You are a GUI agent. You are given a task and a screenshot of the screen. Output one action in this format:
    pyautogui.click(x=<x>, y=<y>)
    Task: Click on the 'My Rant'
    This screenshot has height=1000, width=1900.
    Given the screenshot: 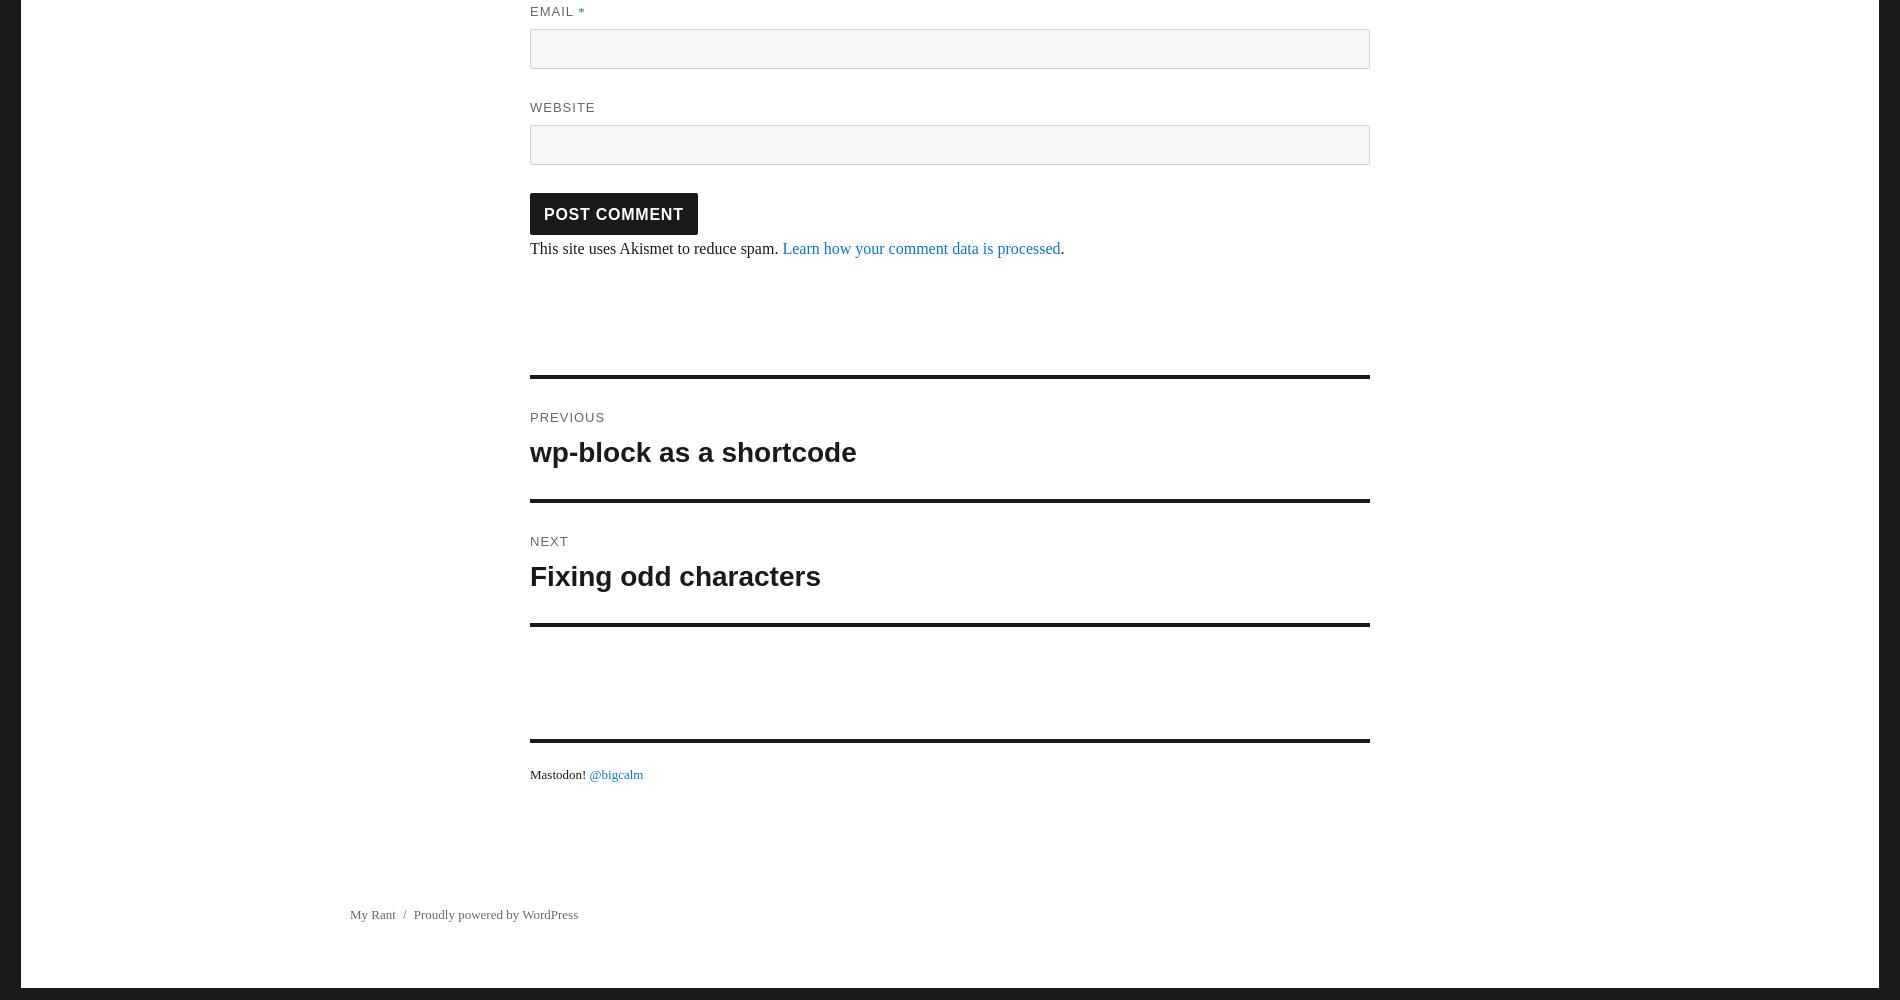 What is the action you would take?
    pyautogui.click(x=348, y=914)
    